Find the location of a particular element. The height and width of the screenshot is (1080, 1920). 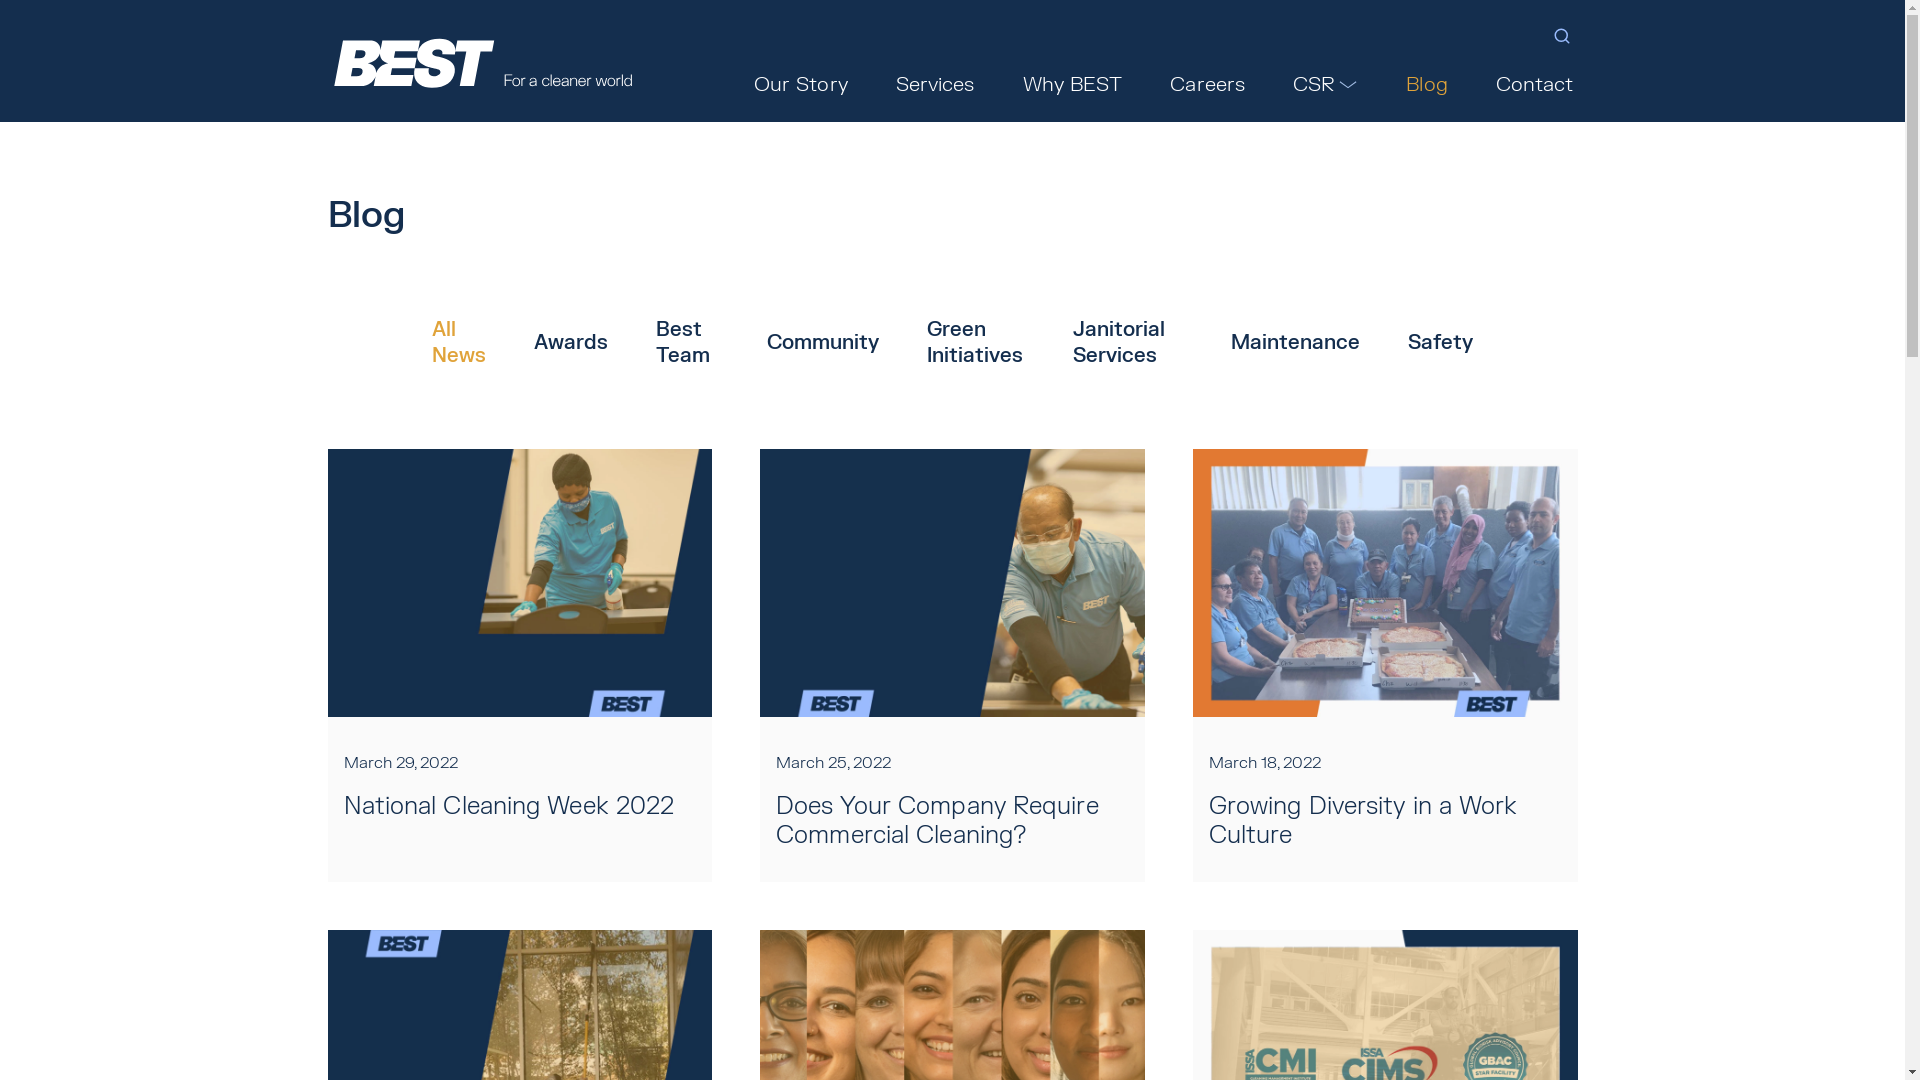

'Blog' is located at coordinates (1400, 83).